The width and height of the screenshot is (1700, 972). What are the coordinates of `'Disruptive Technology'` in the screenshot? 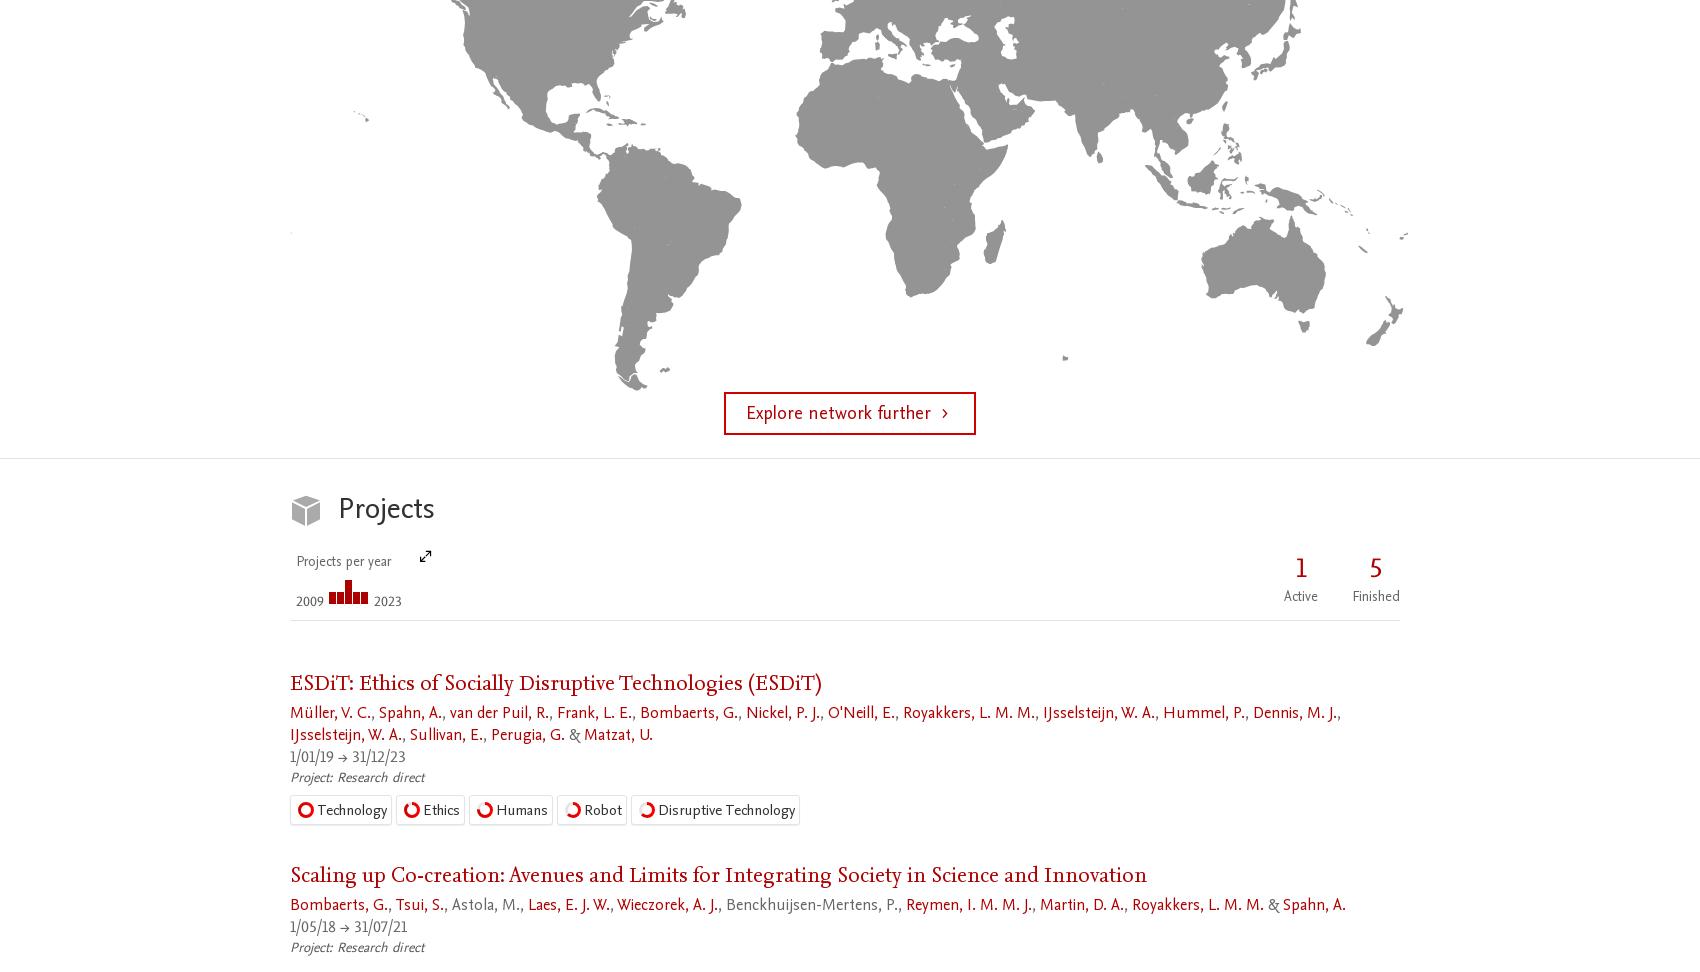 It's located at (726, 808).